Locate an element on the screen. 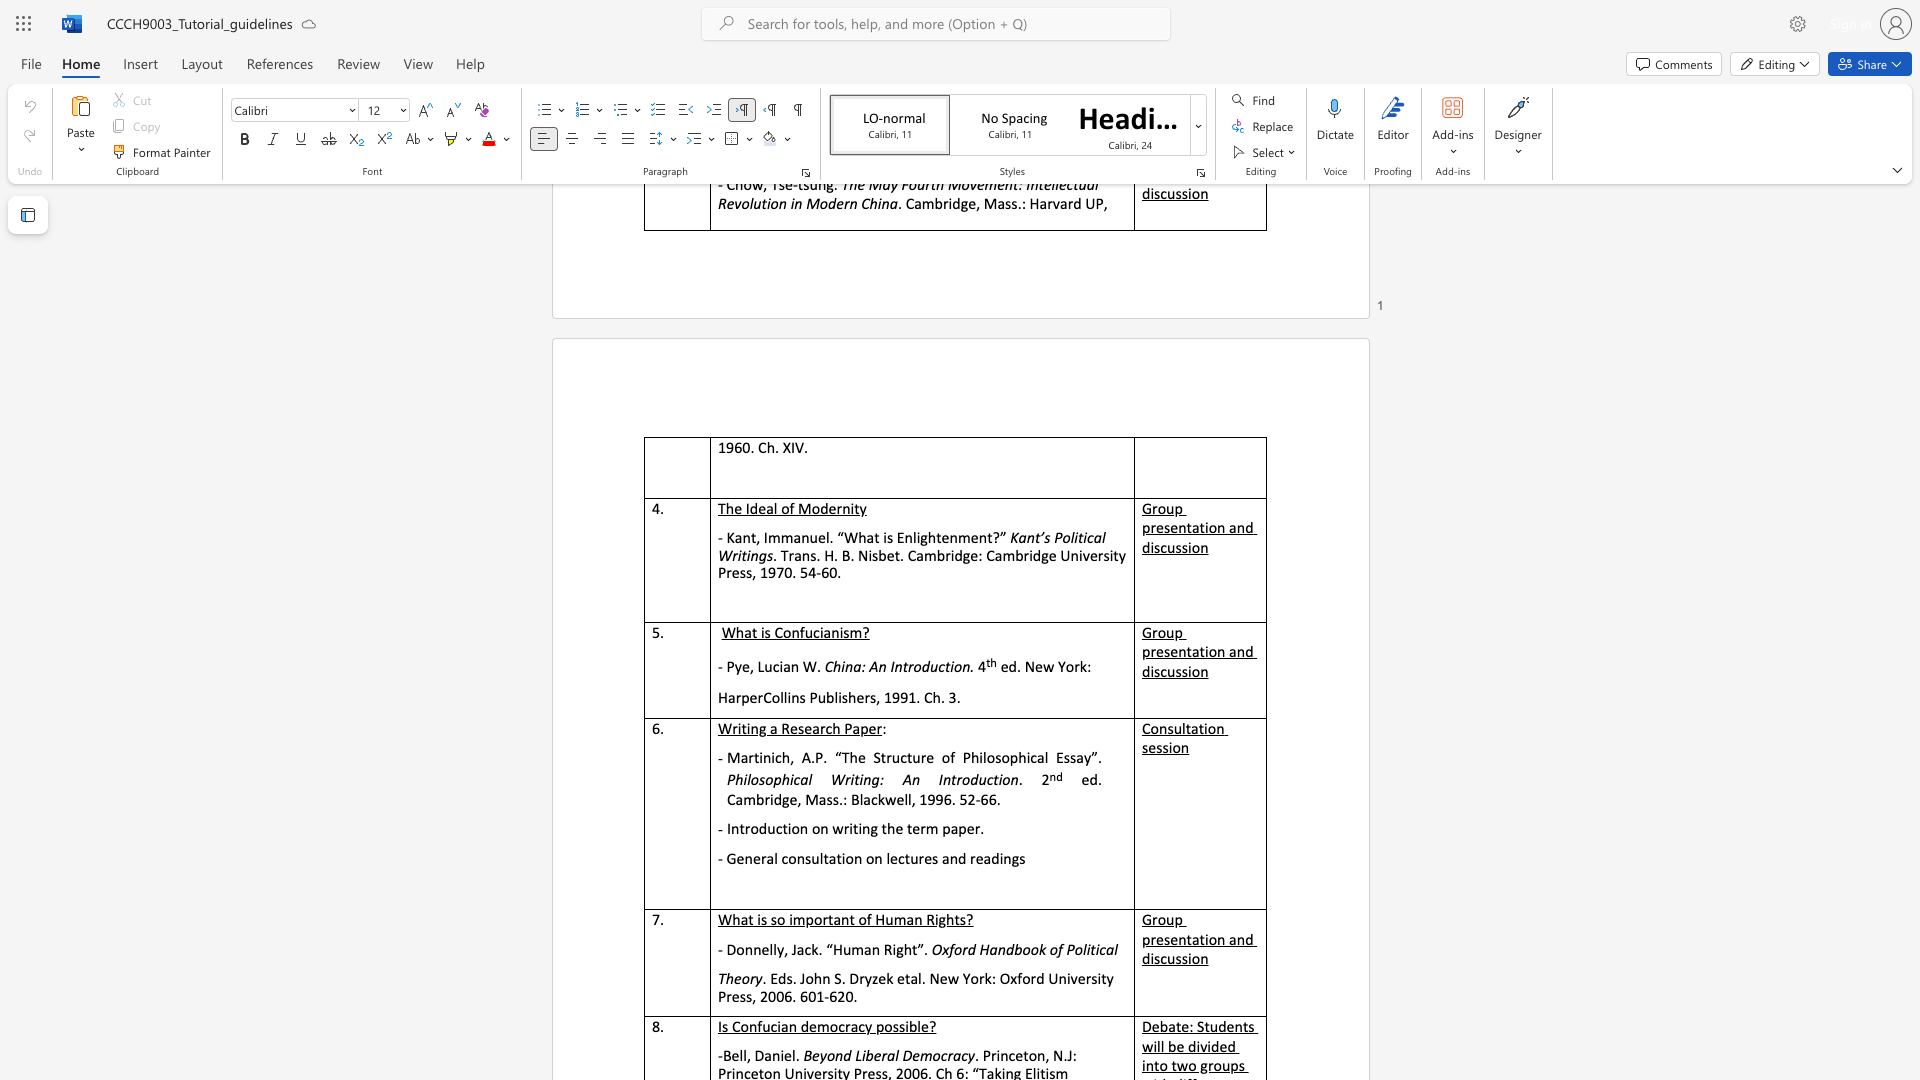  the subset text "troduct" within the text "China: An Introduction." is located at coordinates (901, 666).